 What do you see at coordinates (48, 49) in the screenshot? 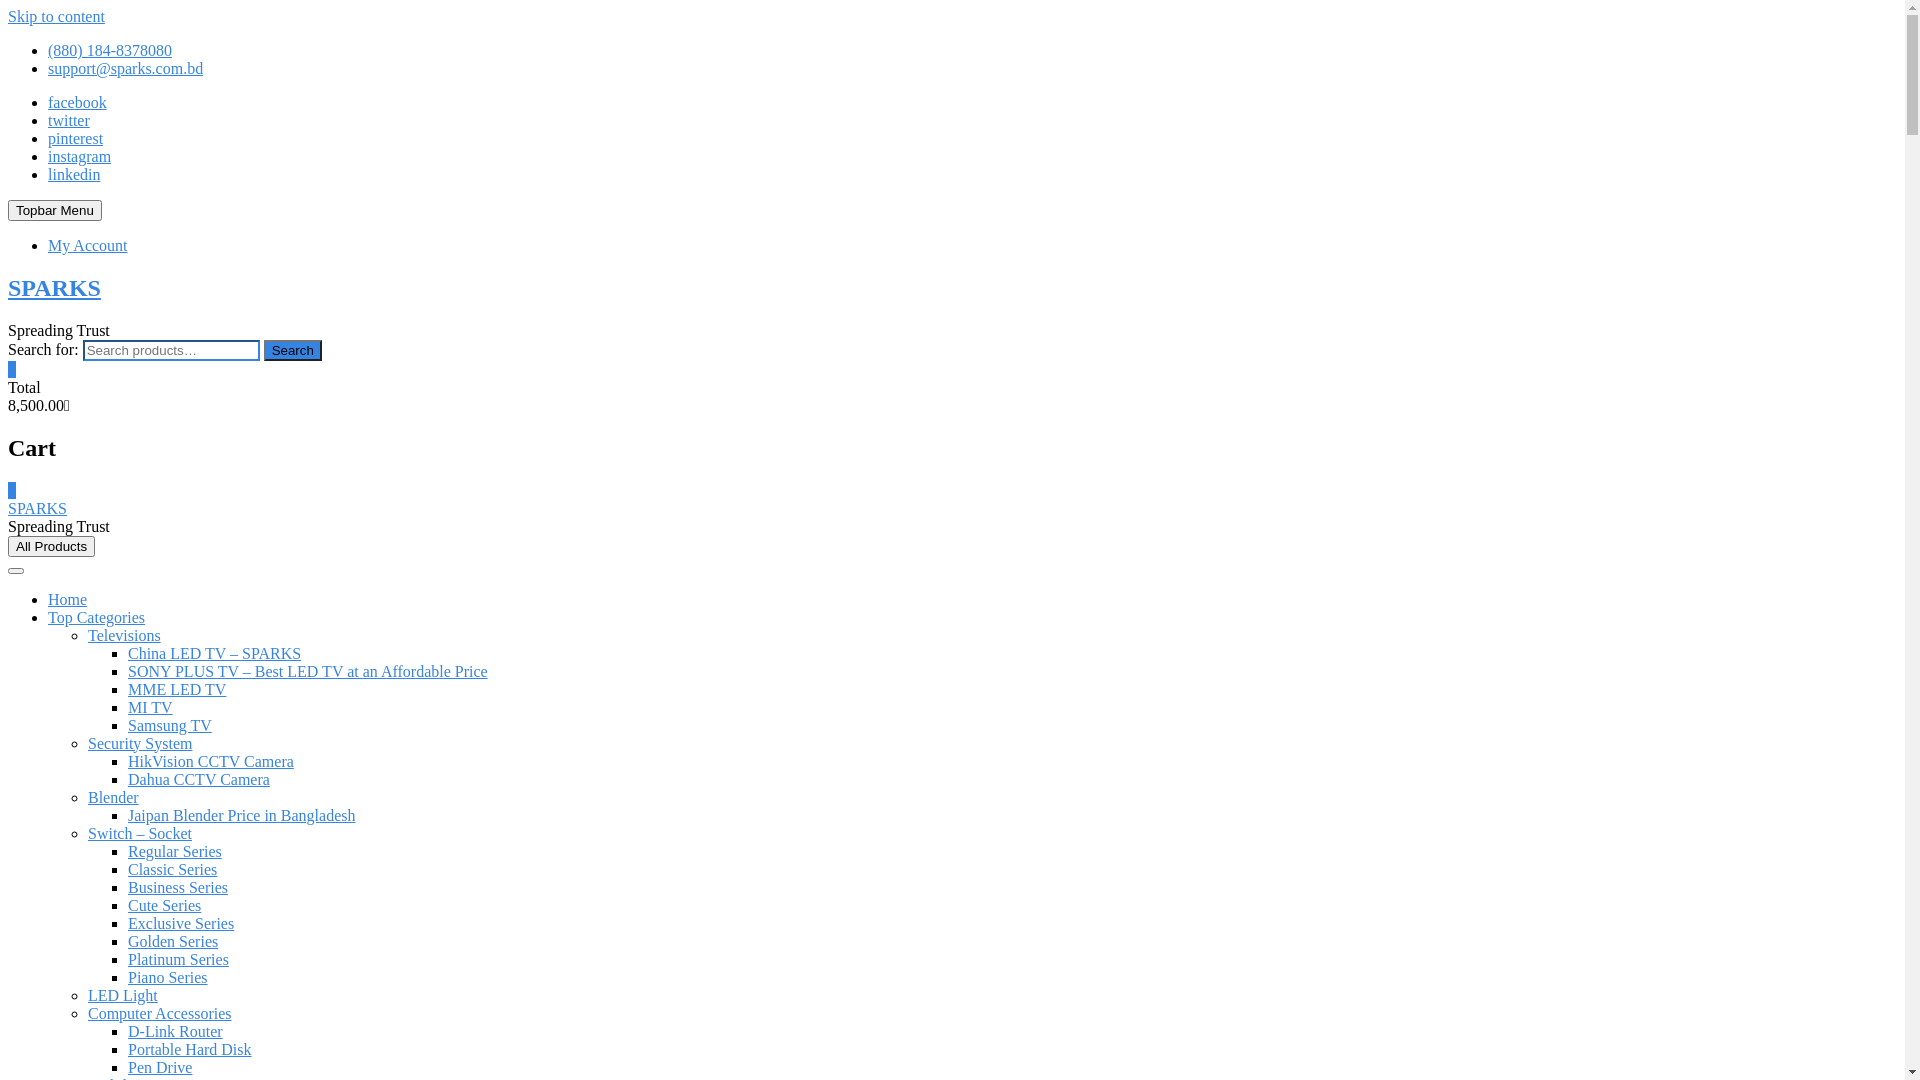
I see `'(880) 184-8378080'` at bounding box center [48, 49].